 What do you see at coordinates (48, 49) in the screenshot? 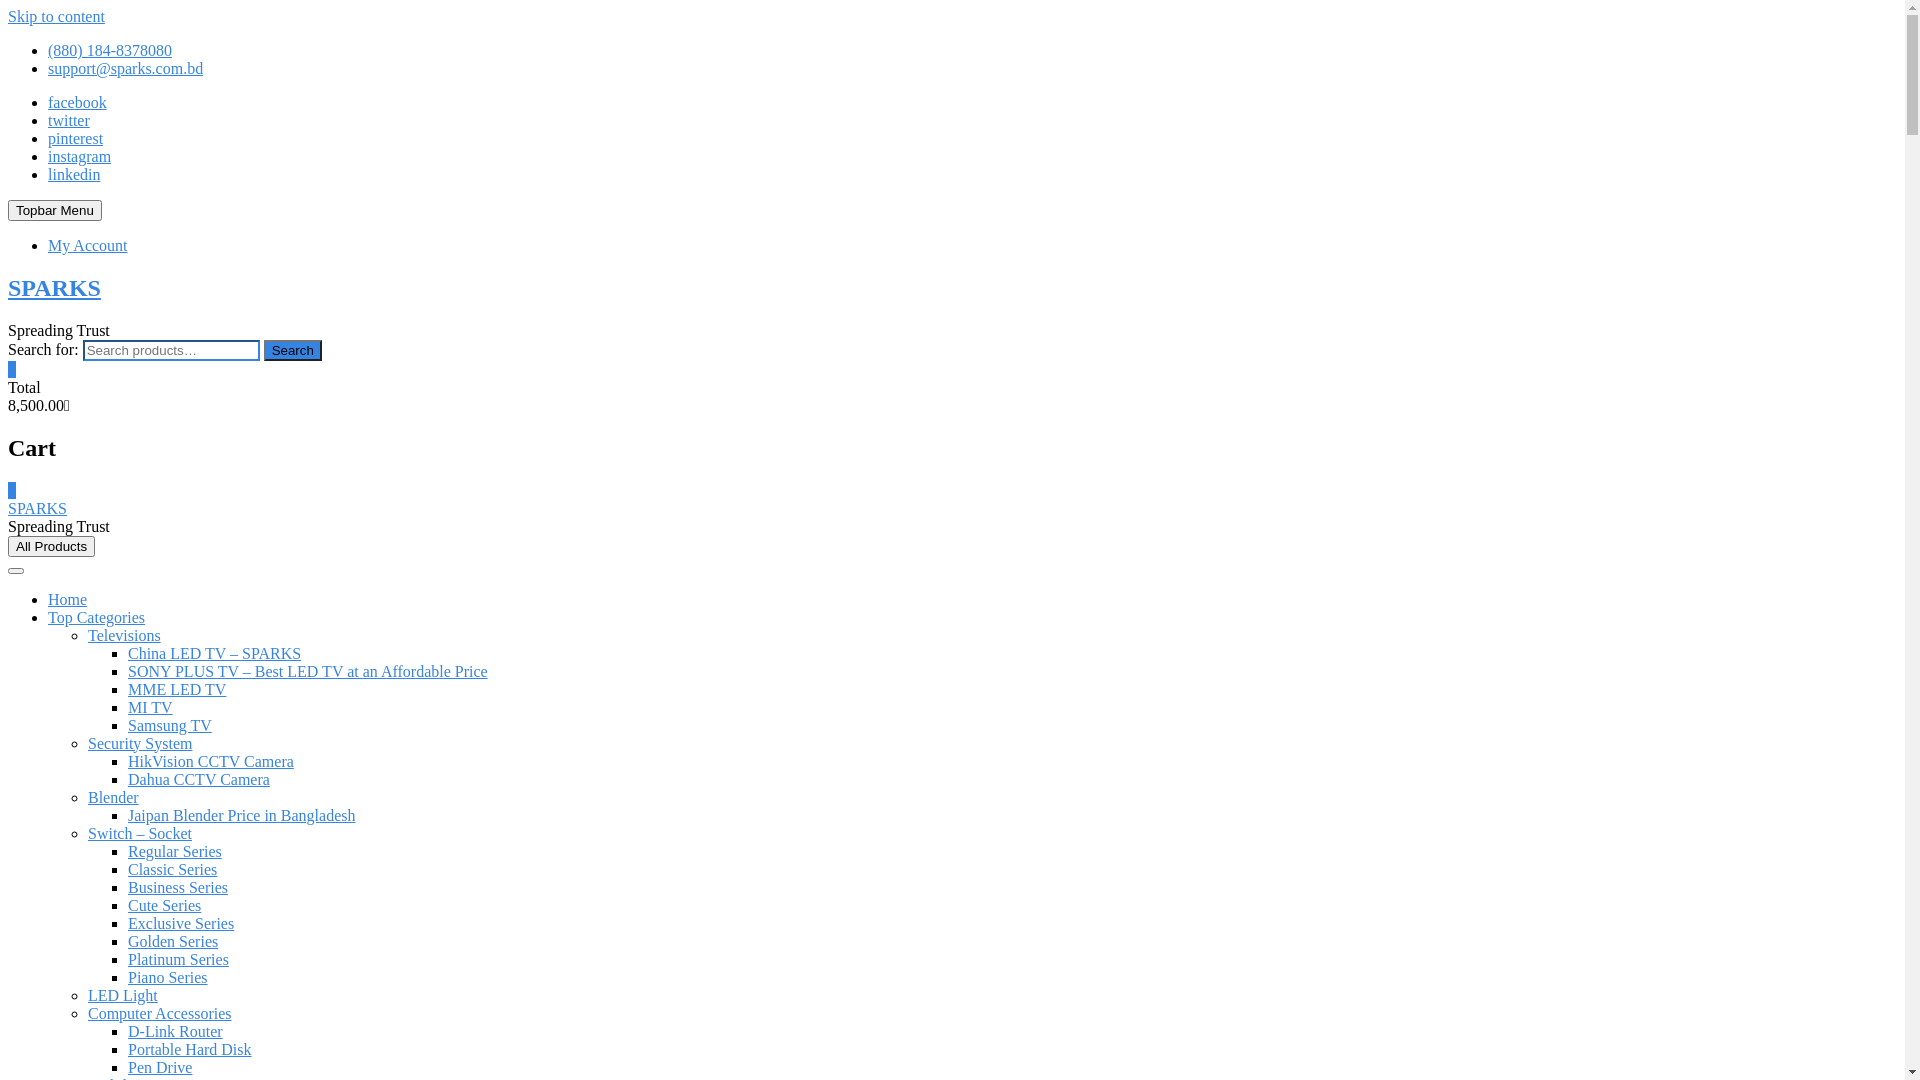
I see `'(880) 184-8378080'` at bounding box center [48, 49].